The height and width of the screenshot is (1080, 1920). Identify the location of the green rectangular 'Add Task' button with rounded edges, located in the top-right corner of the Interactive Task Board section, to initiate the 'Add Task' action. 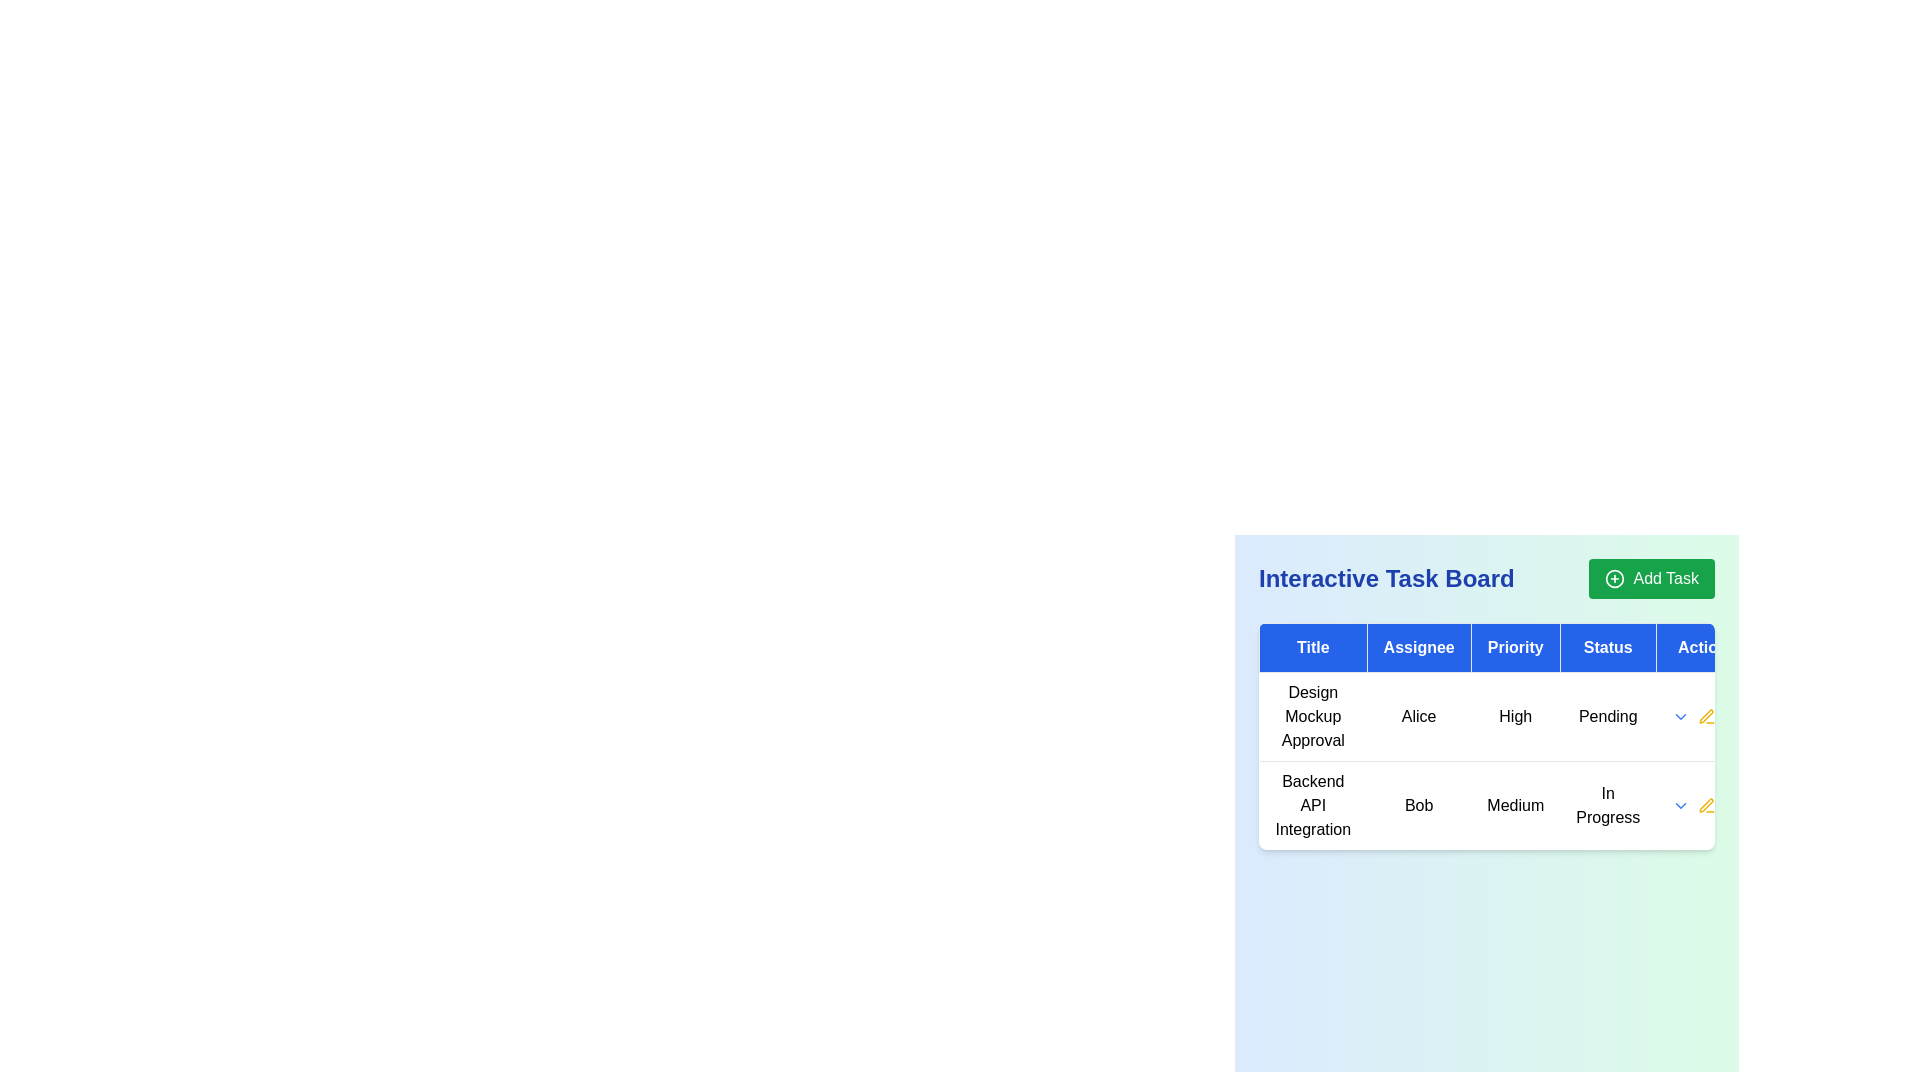
(1652, 578).